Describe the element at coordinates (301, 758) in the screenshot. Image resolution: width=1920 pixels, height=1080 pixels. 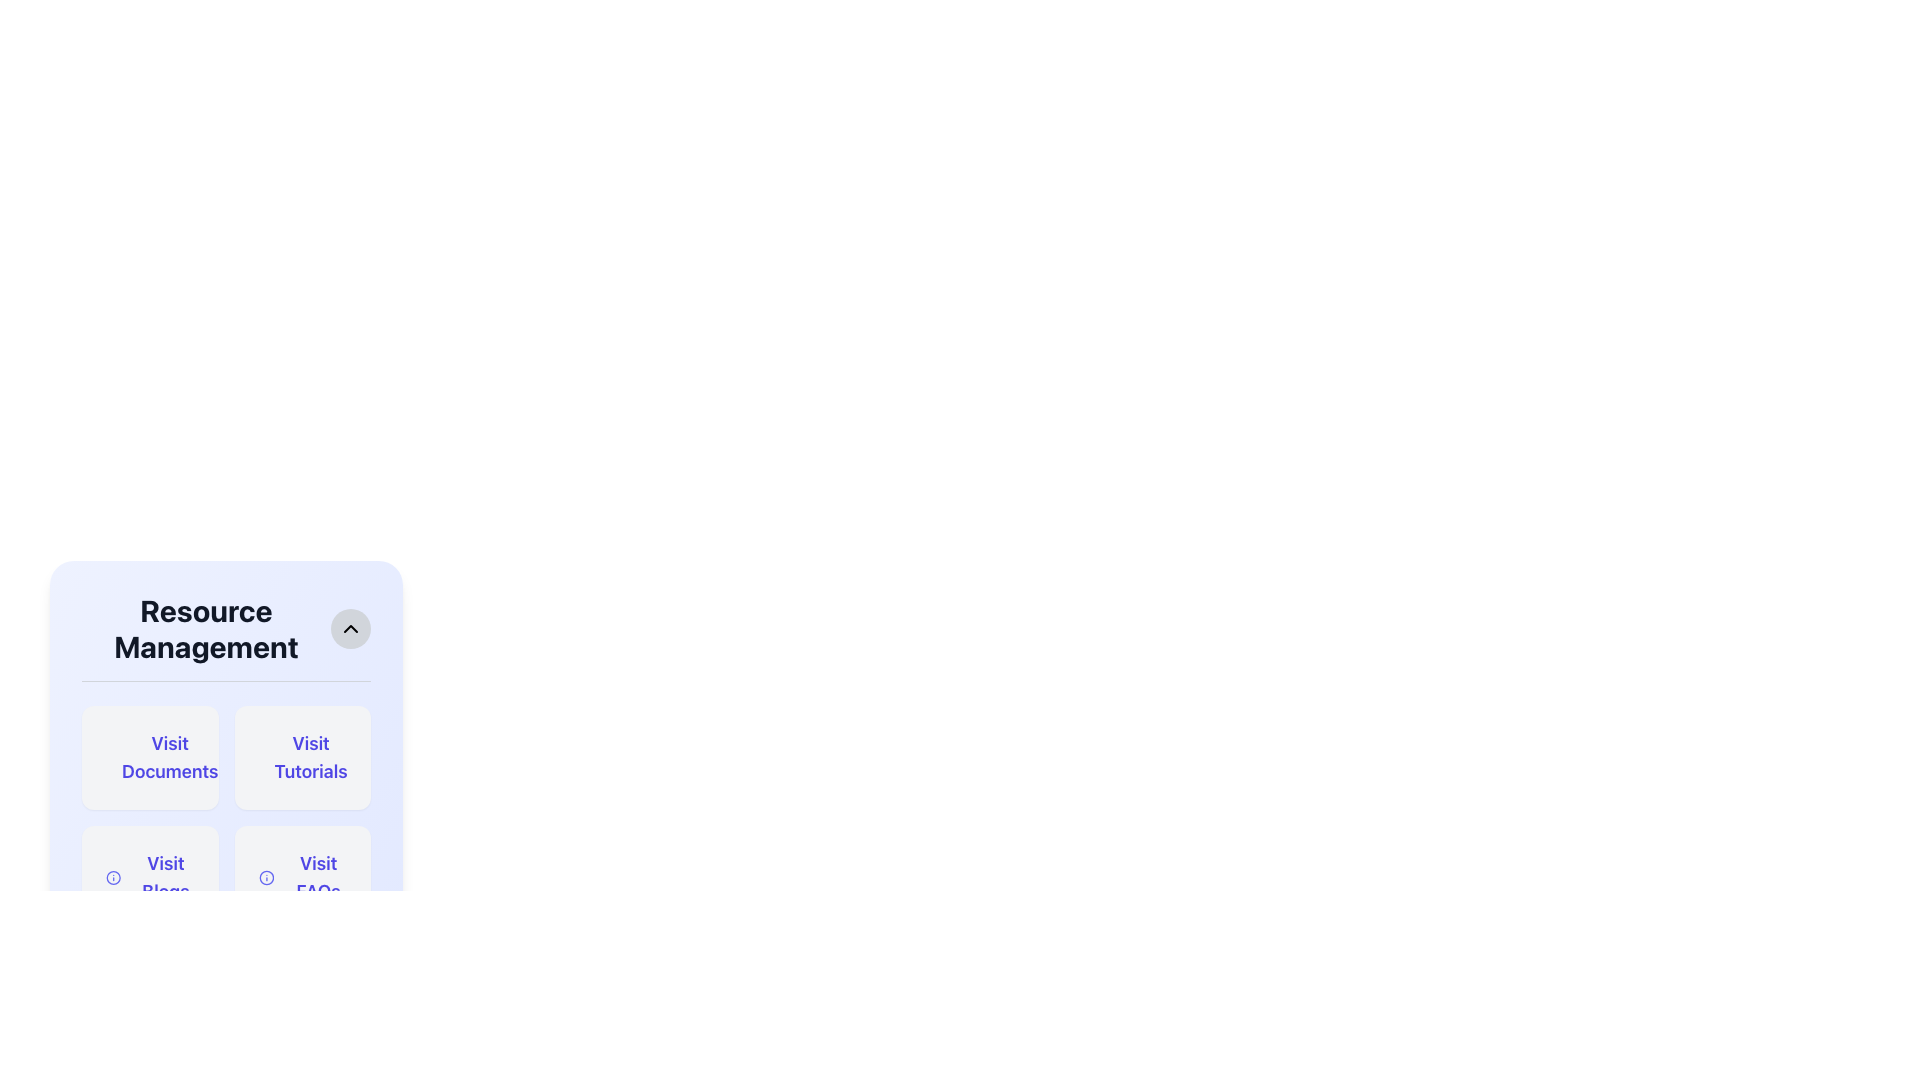
I see `the button located in the second column of the first row of the grid layout, which redirects to tutorials` at that location.